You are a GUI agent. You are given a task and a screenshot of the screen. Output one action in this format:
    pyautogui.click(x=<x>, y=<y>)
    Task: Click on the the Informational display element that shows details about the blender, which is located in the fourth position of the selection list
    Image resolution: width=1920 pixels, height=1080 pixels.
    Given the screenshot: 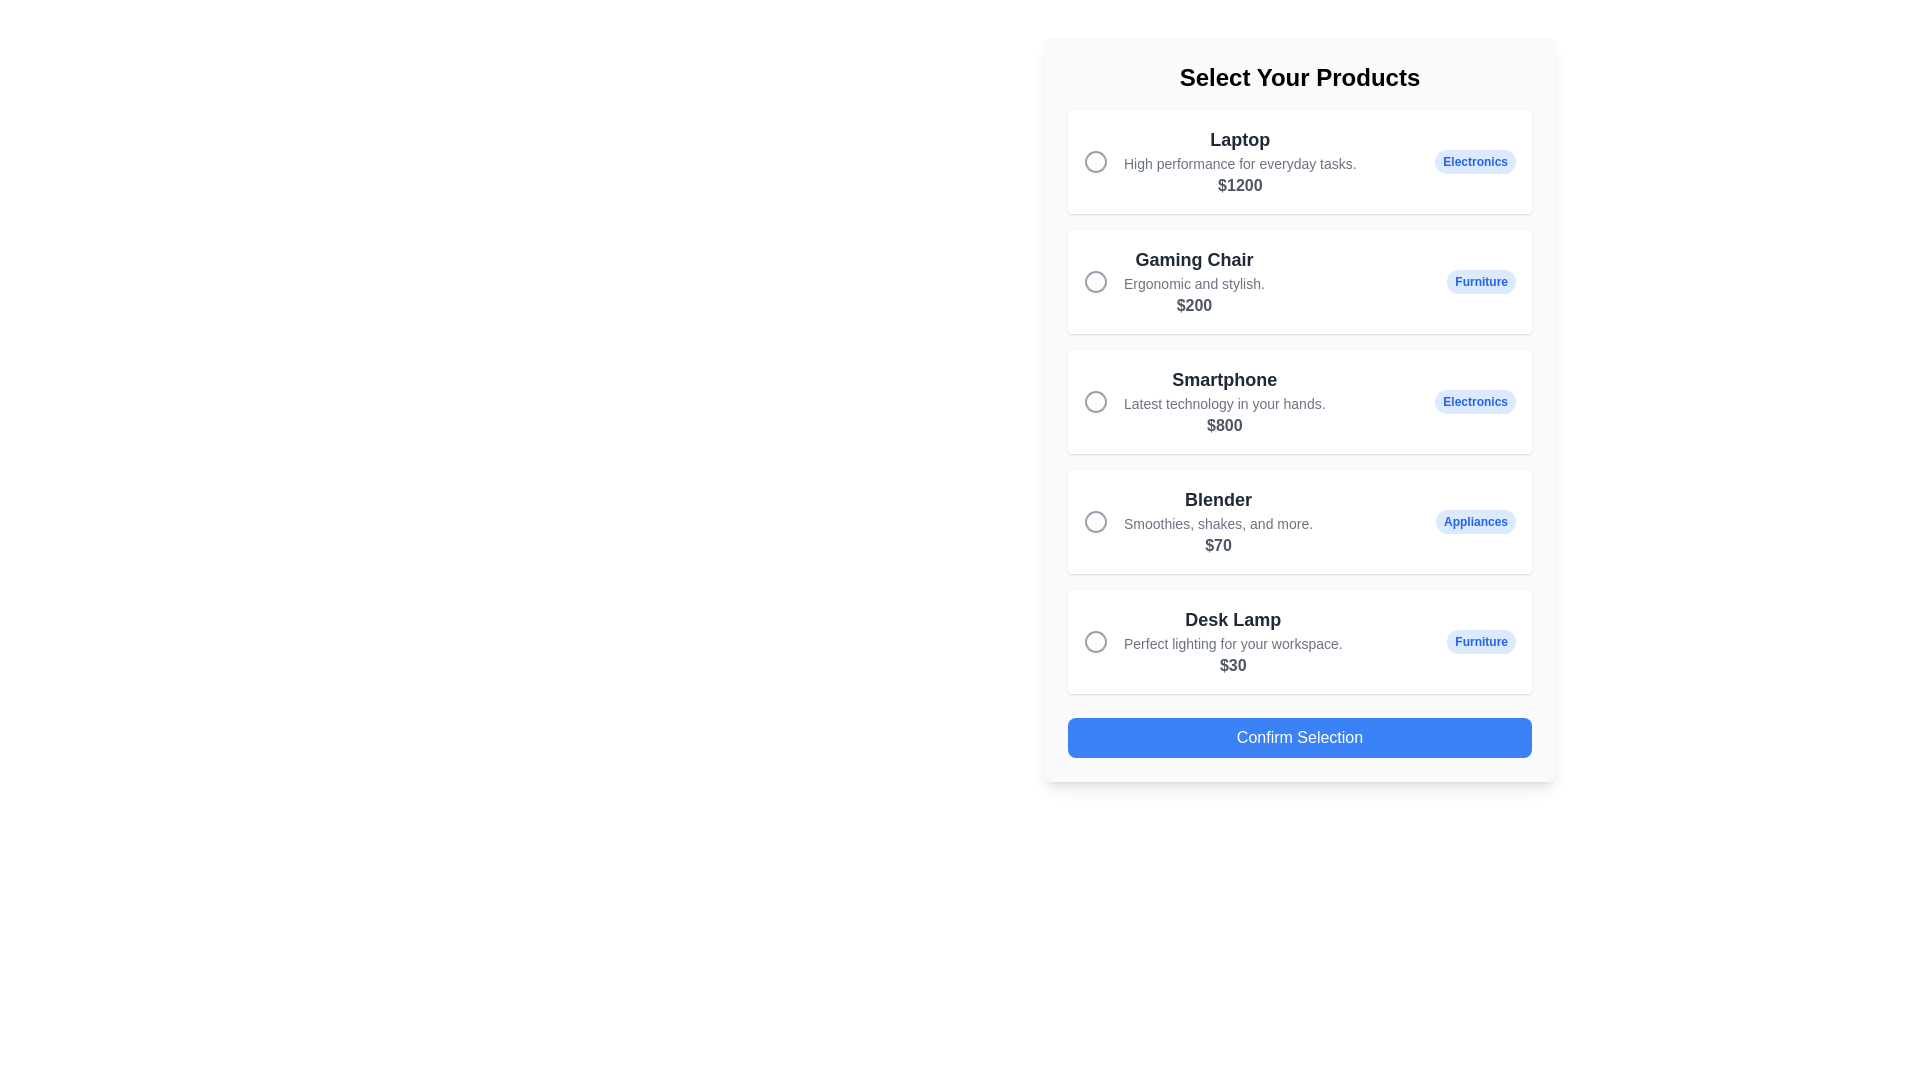 What is the action you would take?
    pyautogui.click(x=1217, y=520)
    